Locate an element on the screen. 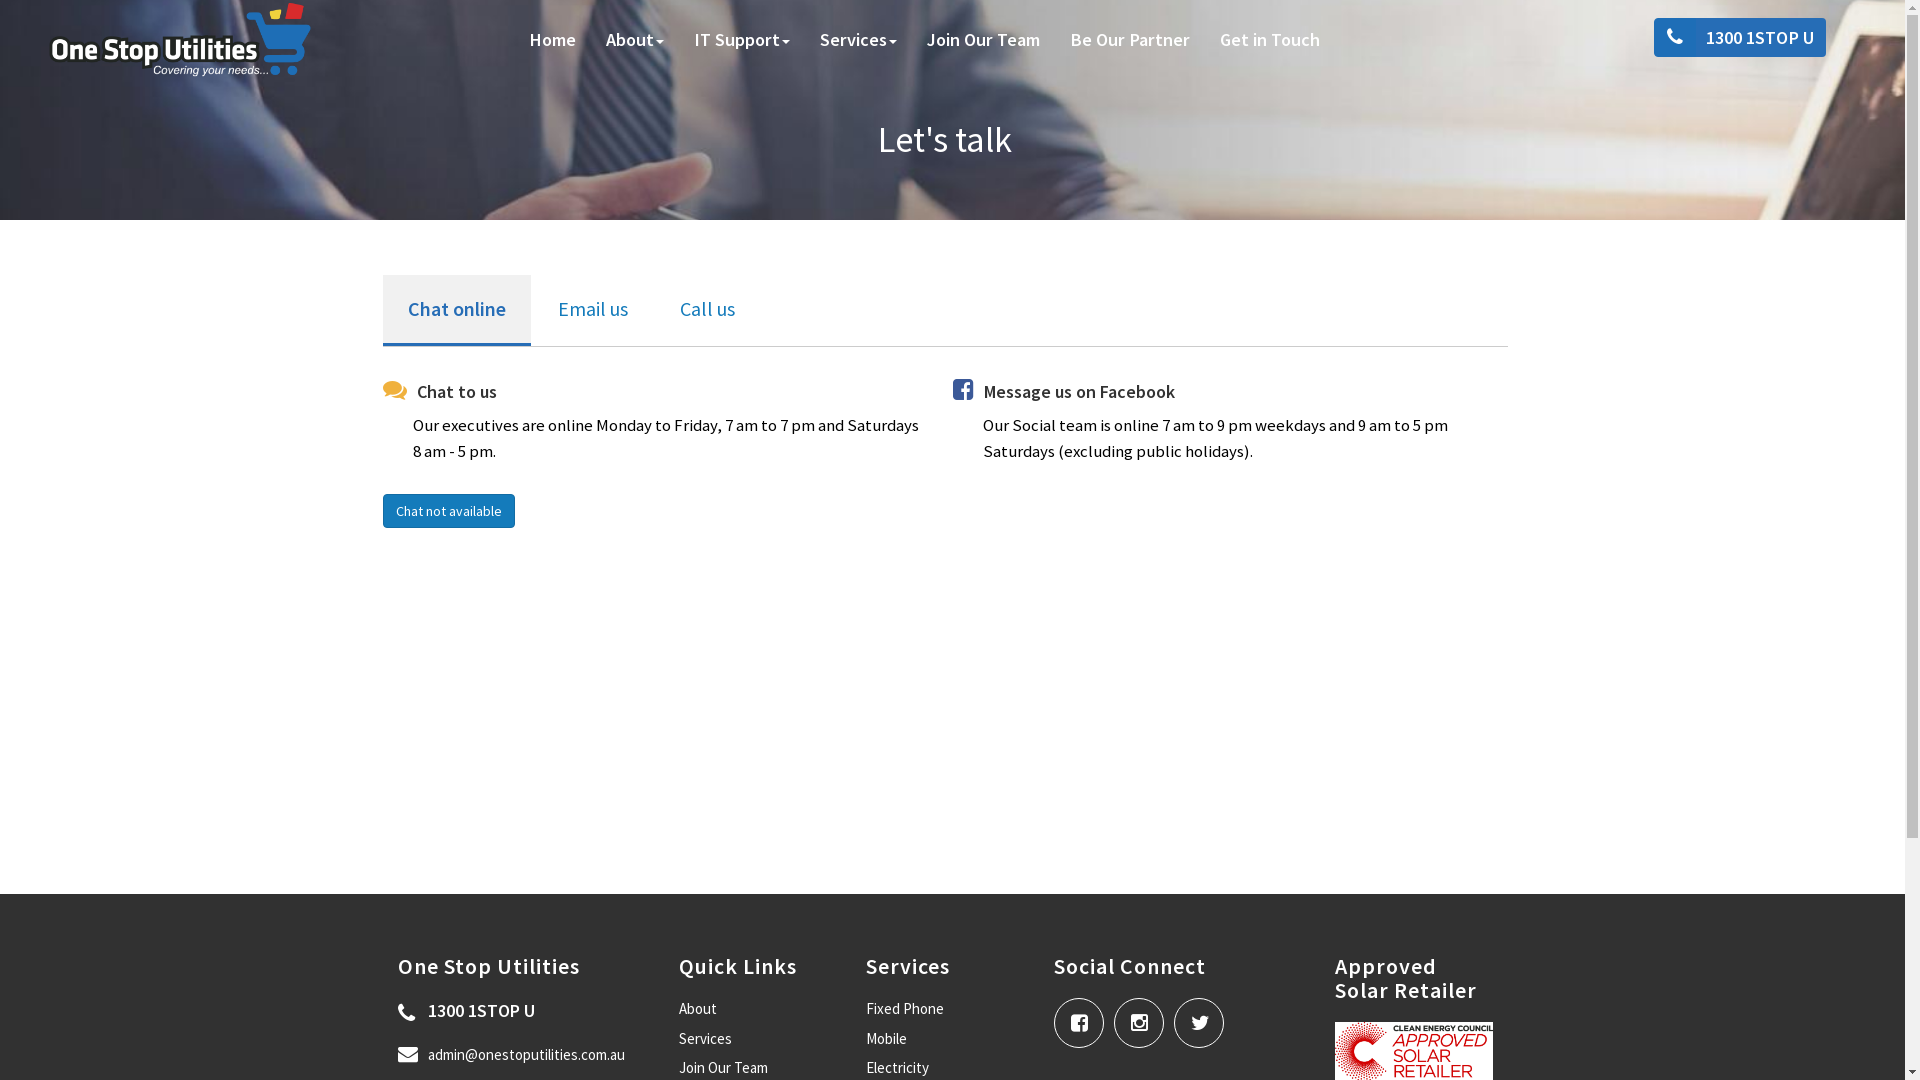 The image size is (1920, 1080). 'Services' is located at coordinates (858, 39).